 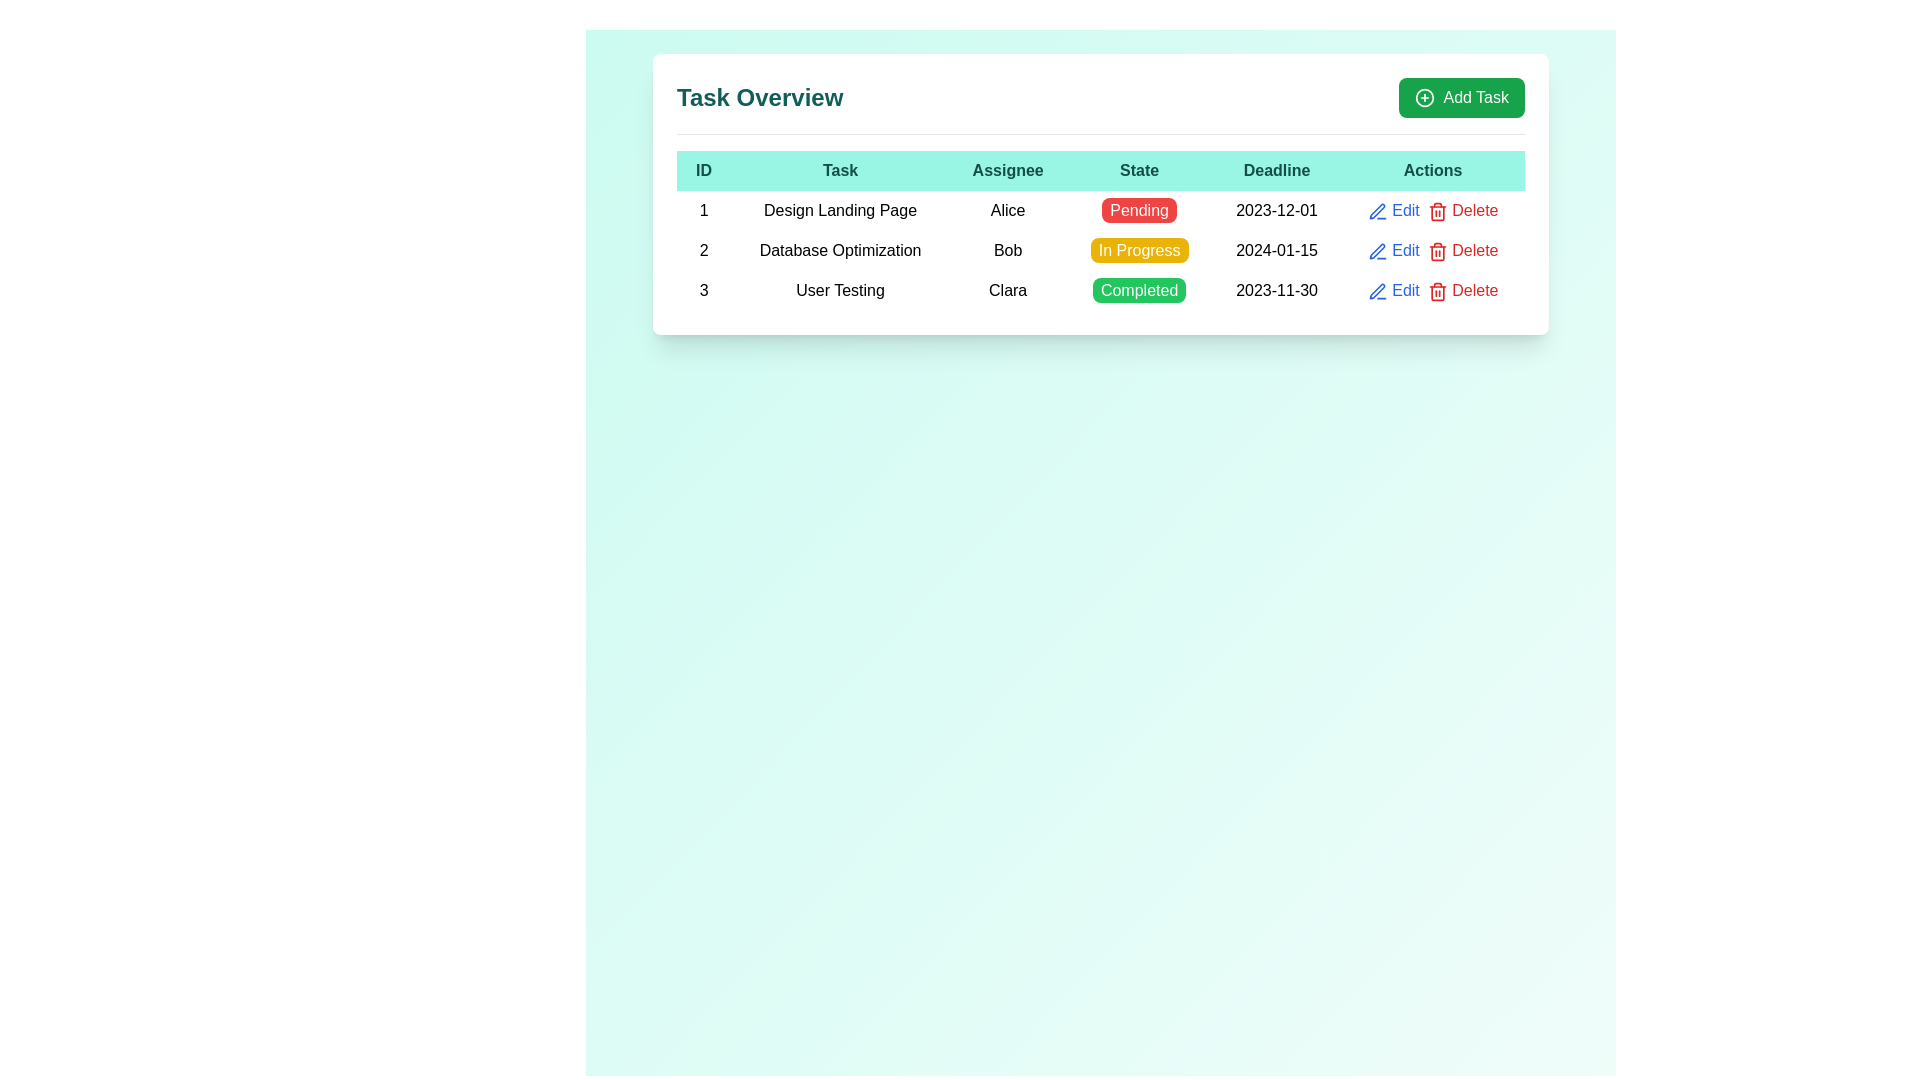 I want to click on the red 'Delete' hyperlink with trash bin icon in the 'Actions' column of the third row, so click(x=1463, y=211).